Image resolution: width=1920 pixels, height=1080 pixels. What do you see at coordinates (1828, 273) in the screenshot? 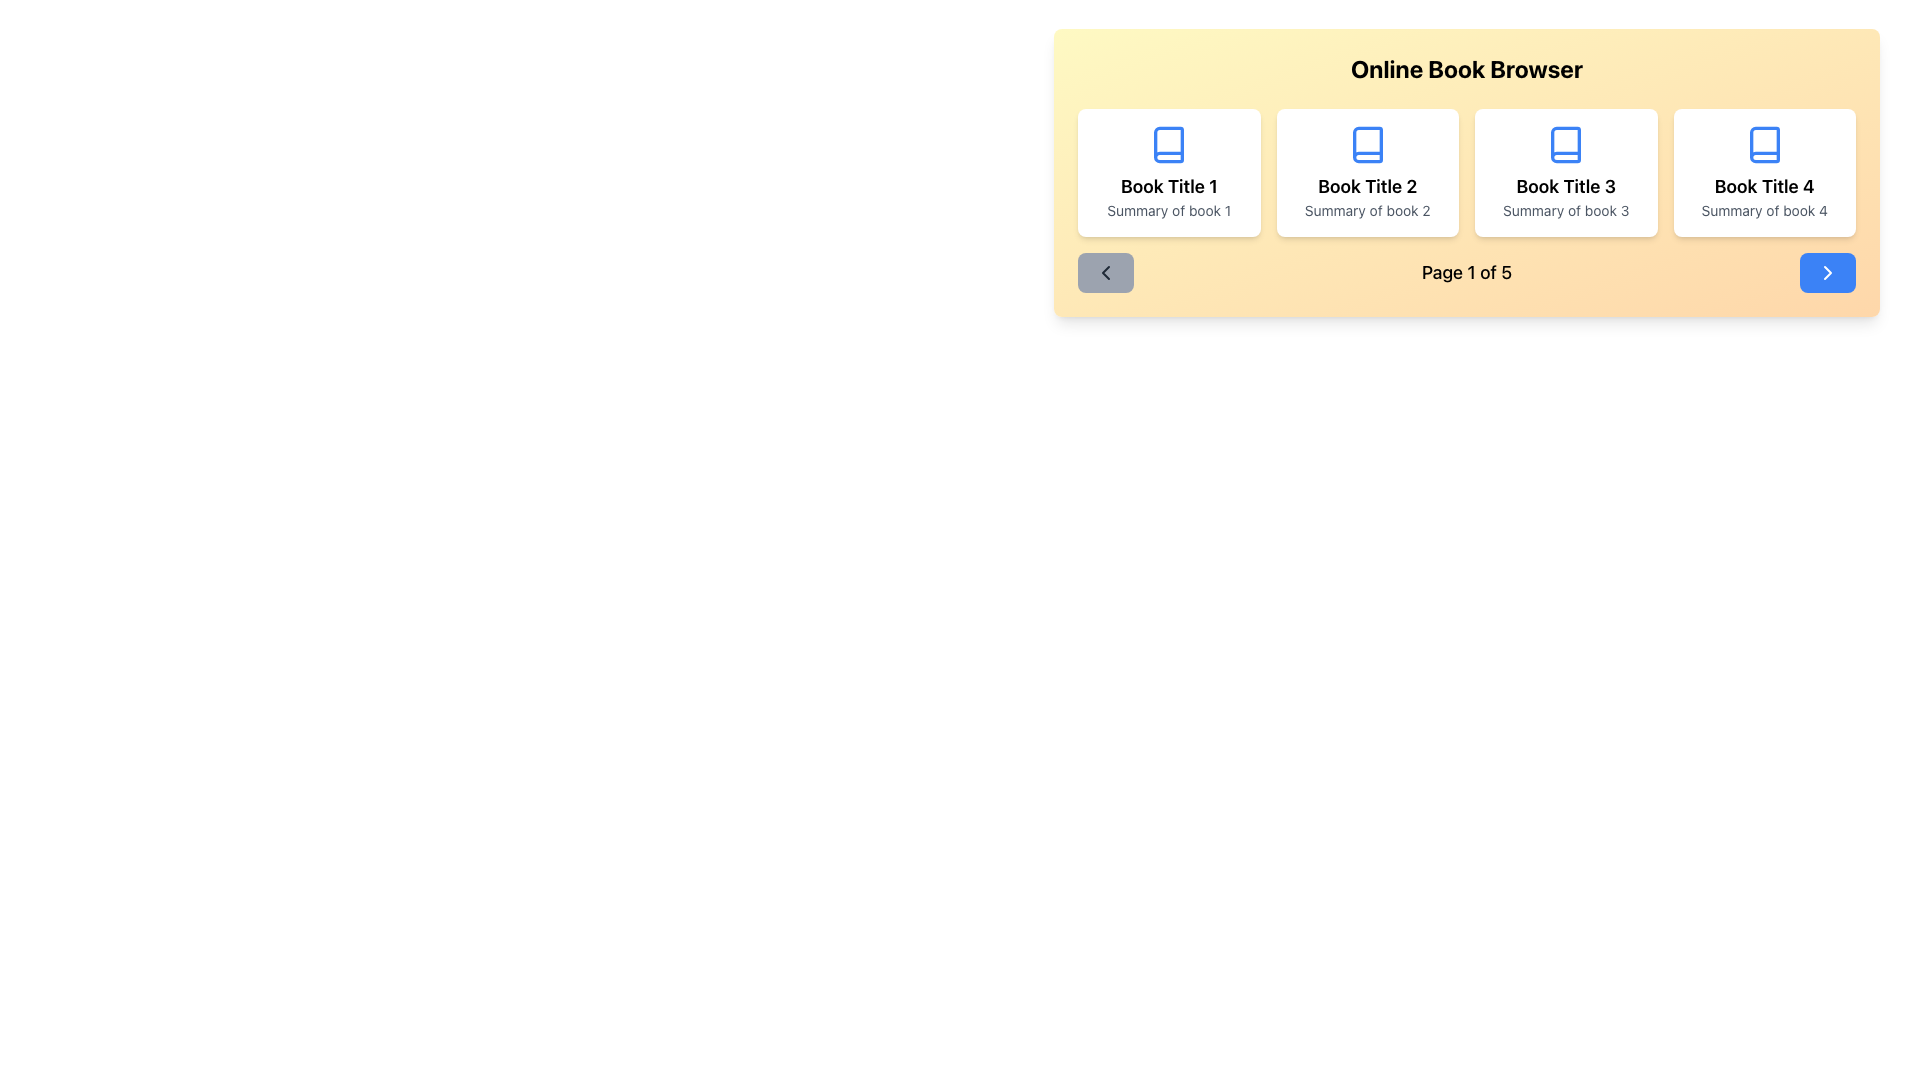
I see `the button located at the right end of the pagination bar` at bounding box center [1828, 273].